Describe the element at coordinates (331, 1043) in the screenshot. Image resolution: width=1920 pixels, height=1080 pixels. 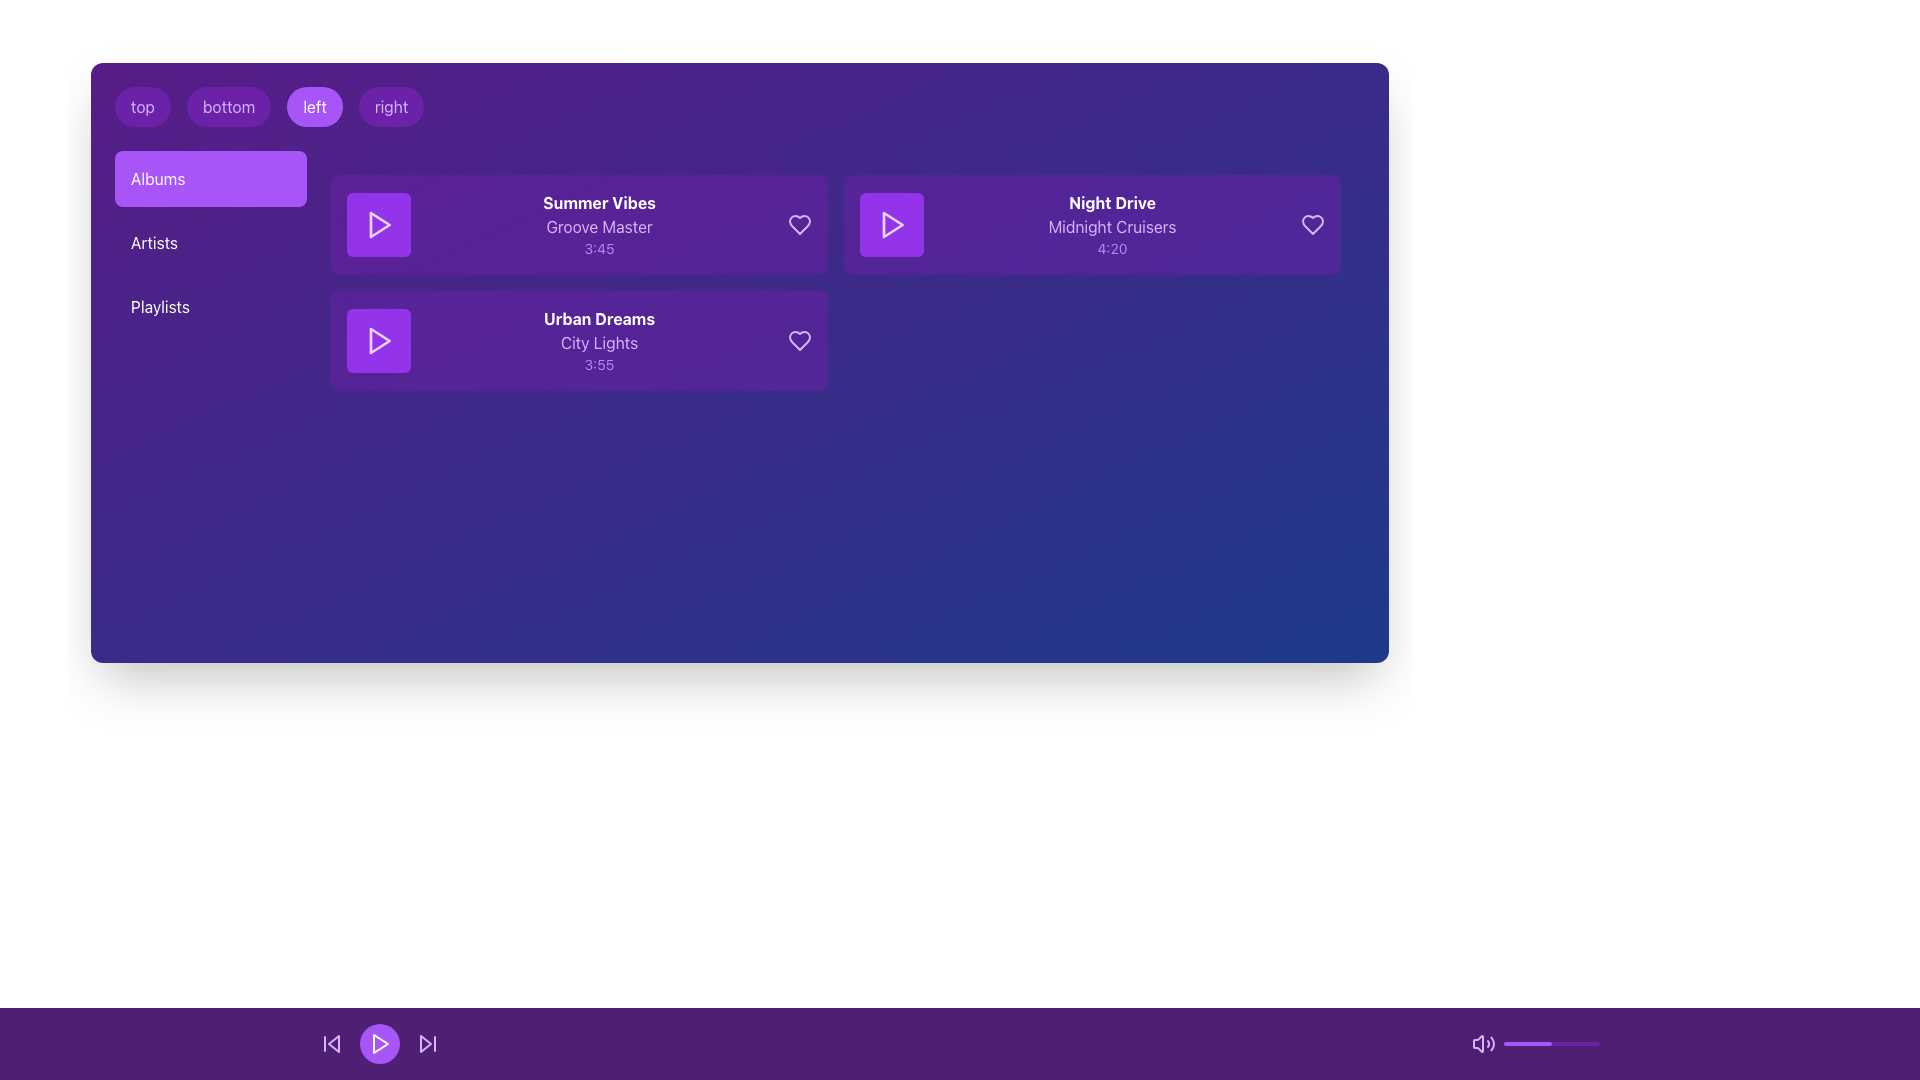
I see `the backward skip button icon, which is a purple playback control with an arrow pointing left, to change its appearance to white` at that location.